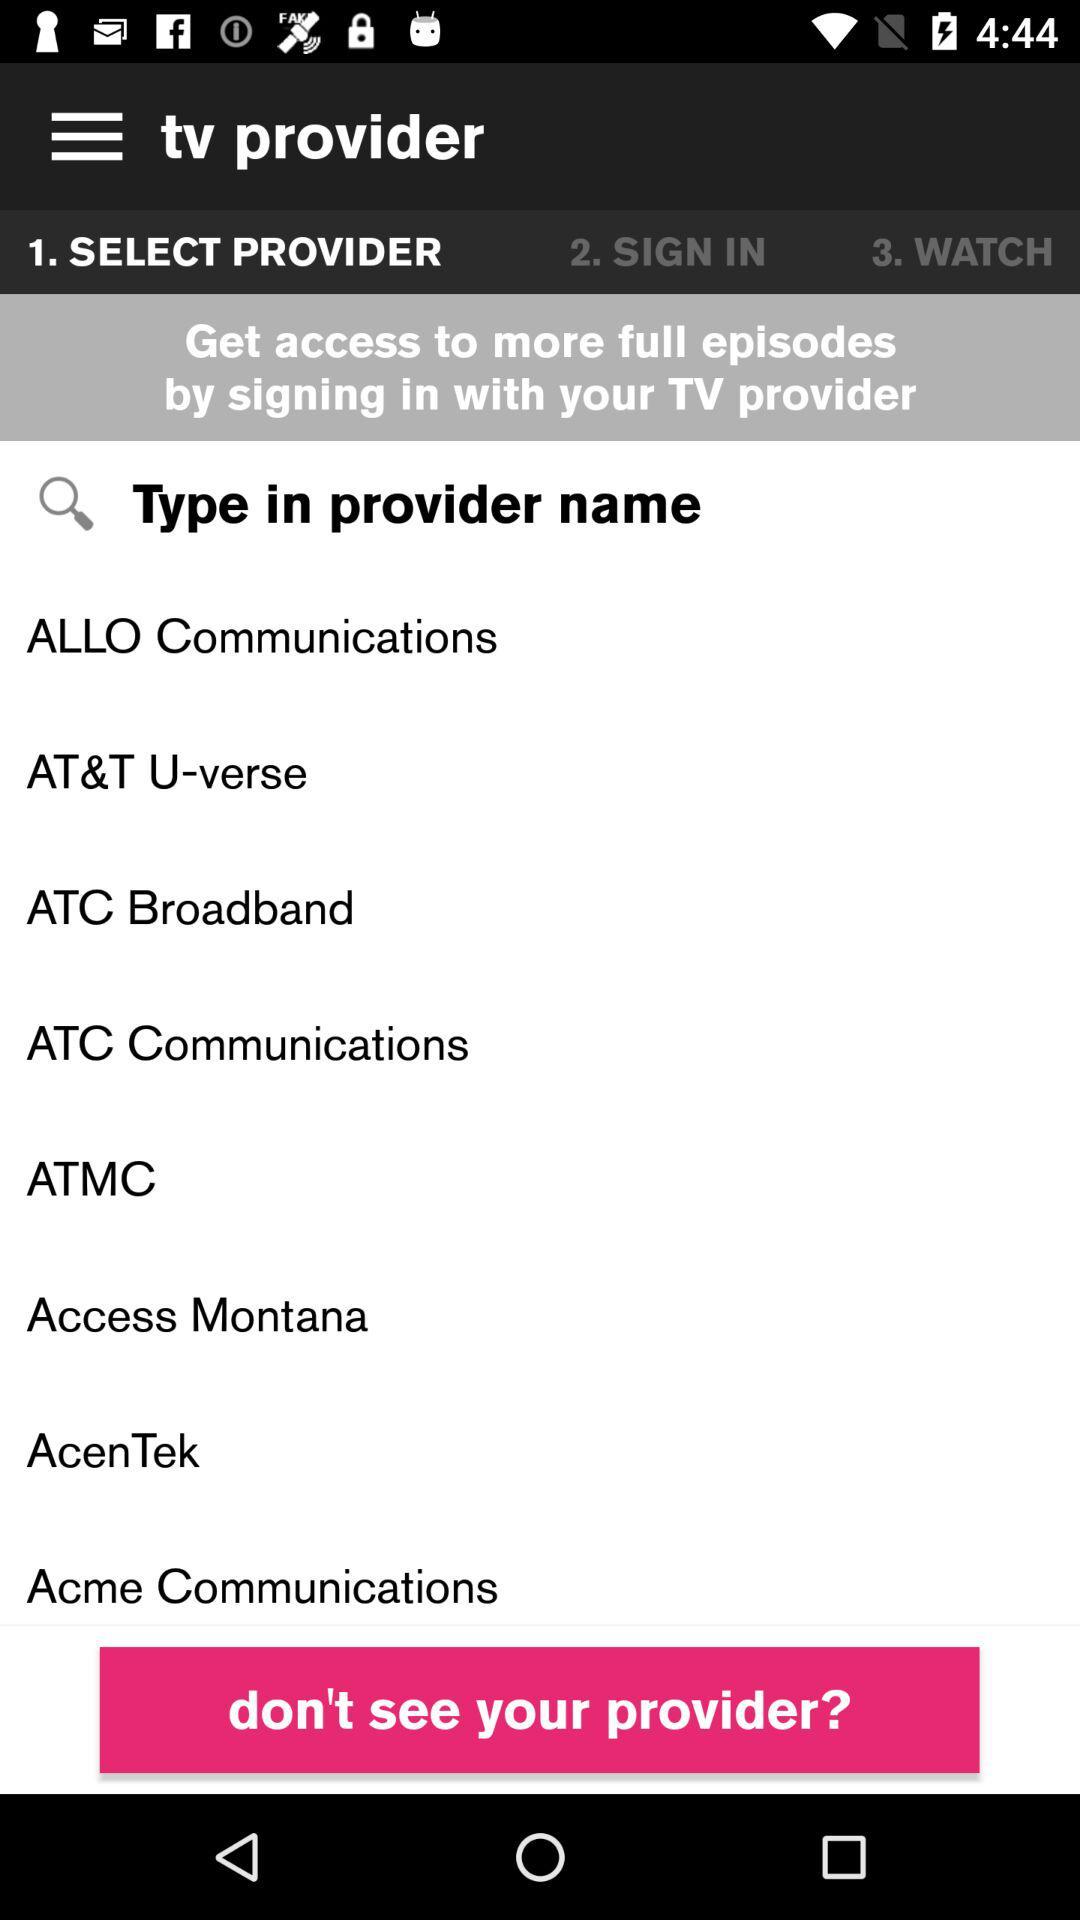 This screenshot has height=1920, width=1080. I want to click on provider name text field, so click(540, 504).